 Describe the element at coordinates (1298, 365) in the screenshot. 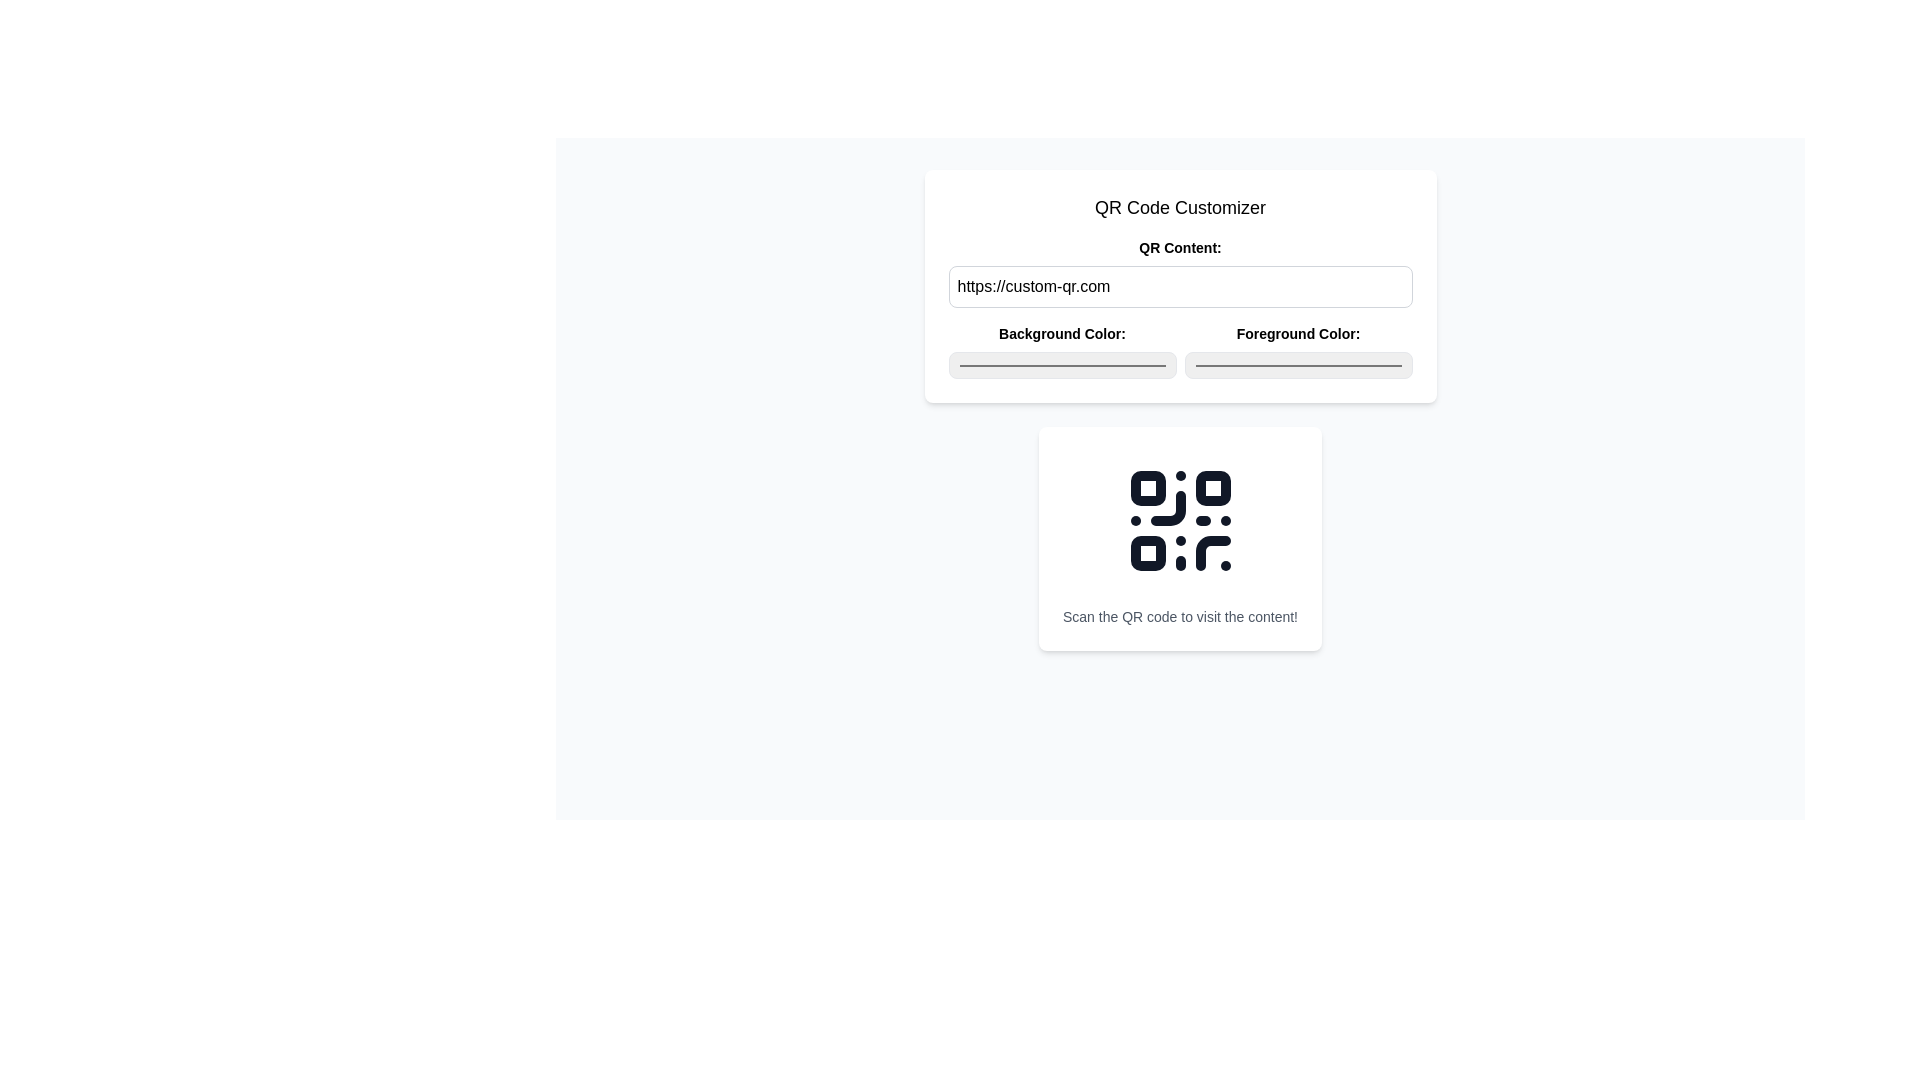

I see `the Color Picker element located below the 'Foreground Color:' label` at that location.